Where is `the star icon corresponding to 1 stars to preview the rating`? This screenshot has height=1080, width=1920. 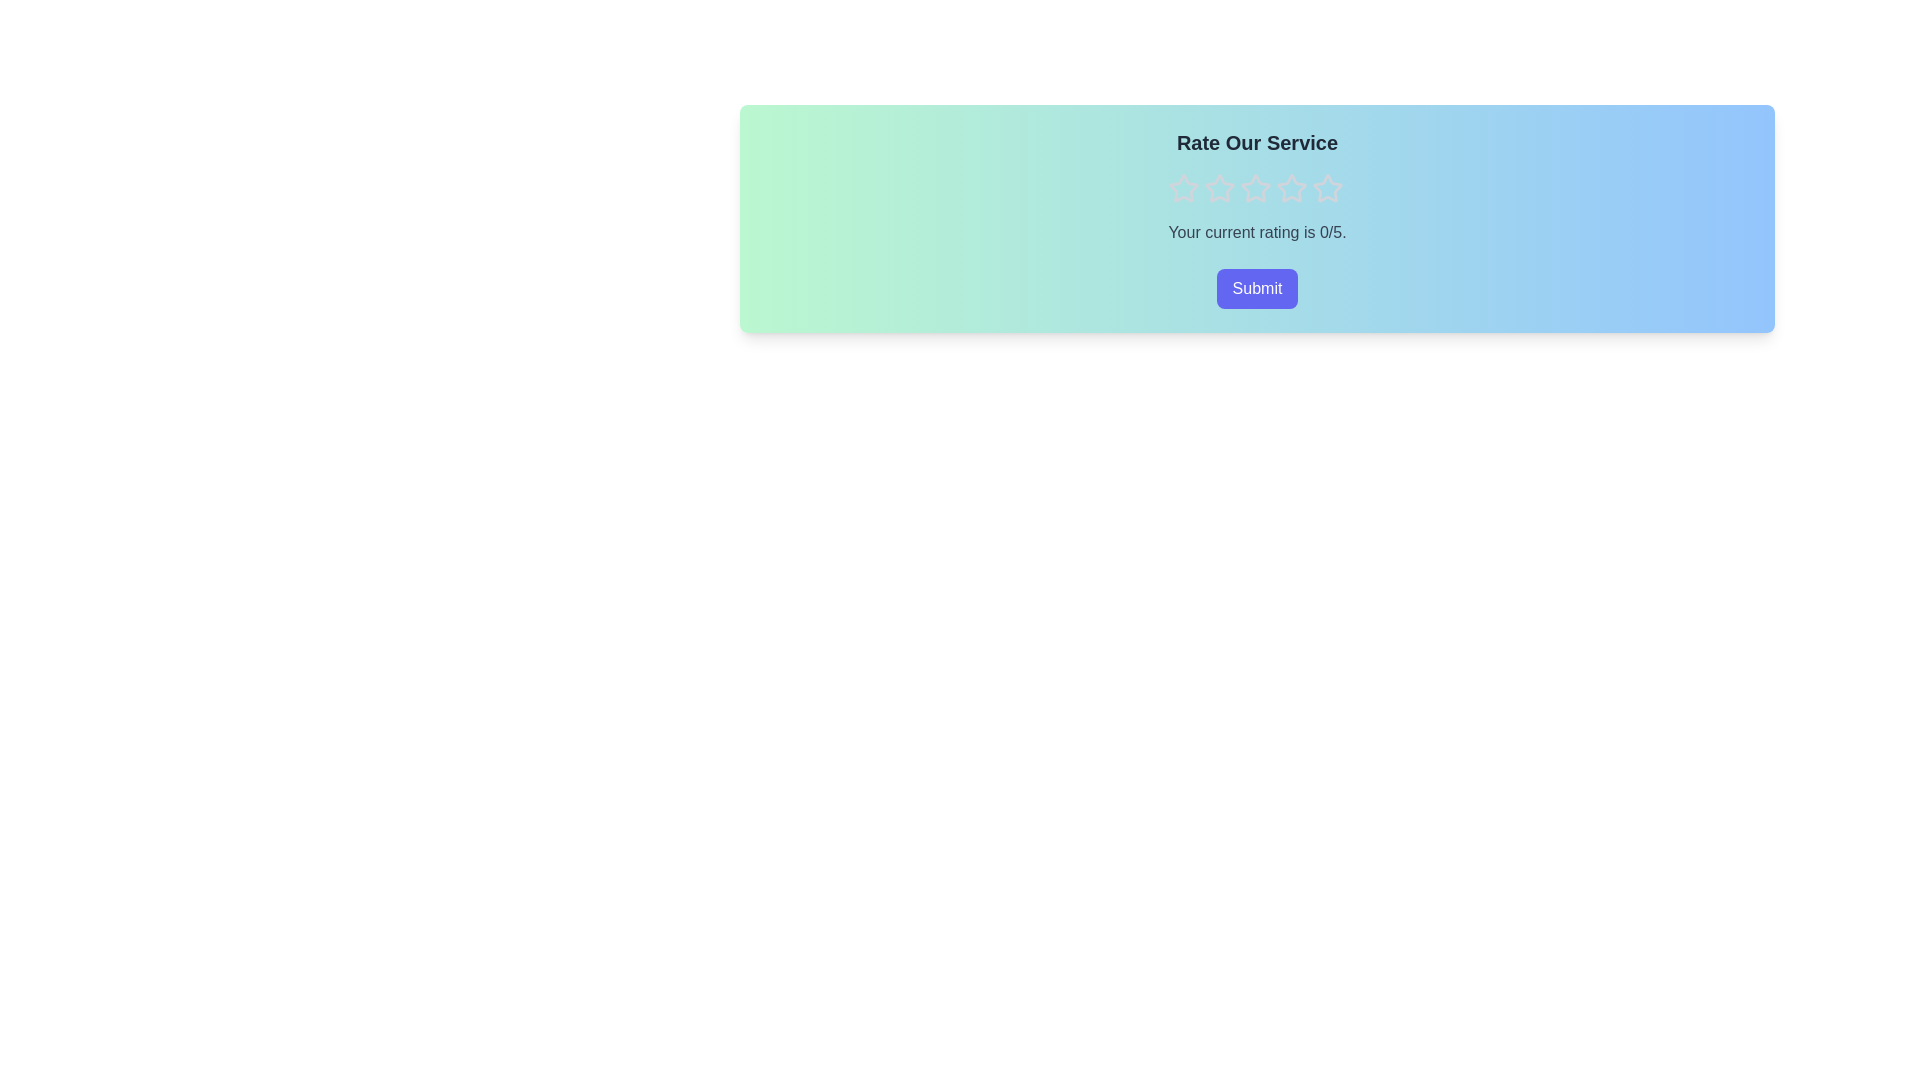 the star icon corresponding to 1 stars to preview the rating is located at coordinates (1183, 189).